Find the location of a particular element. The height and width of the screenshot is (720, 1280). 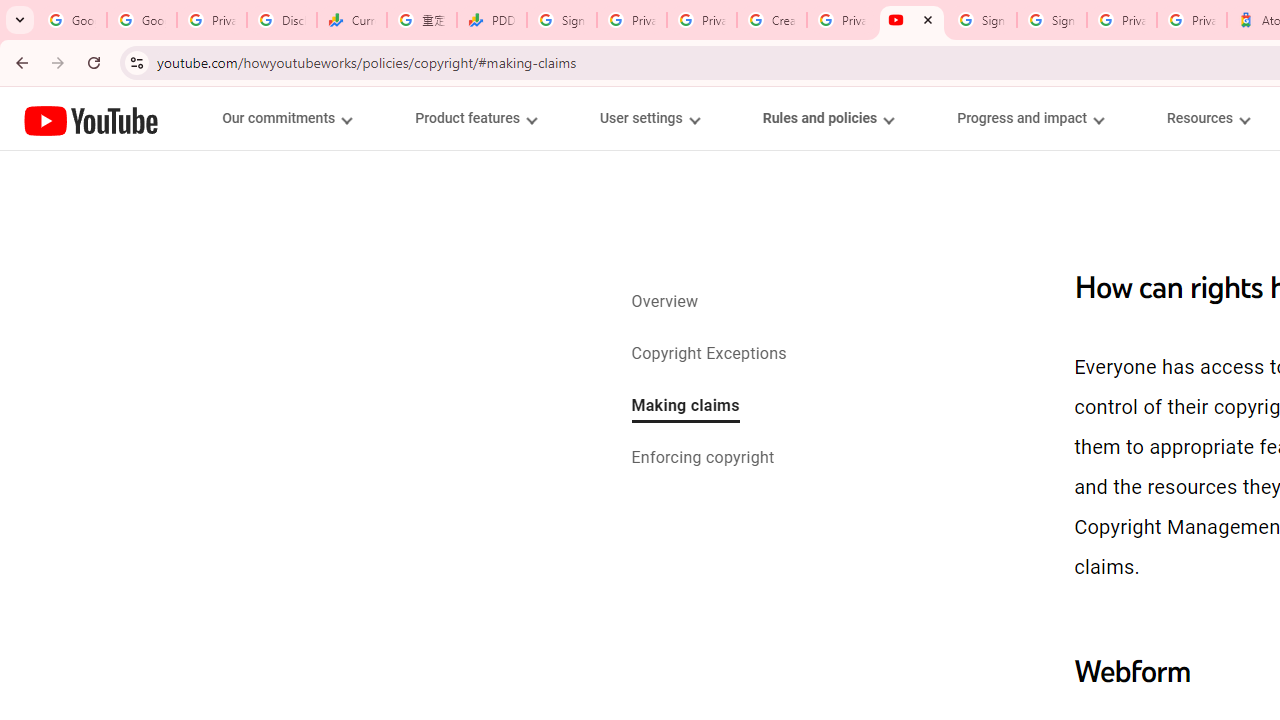

'PDD Holdings Inc - ADR (PDD) Price & News - Google Finance' is located at coordinates (492, 20).